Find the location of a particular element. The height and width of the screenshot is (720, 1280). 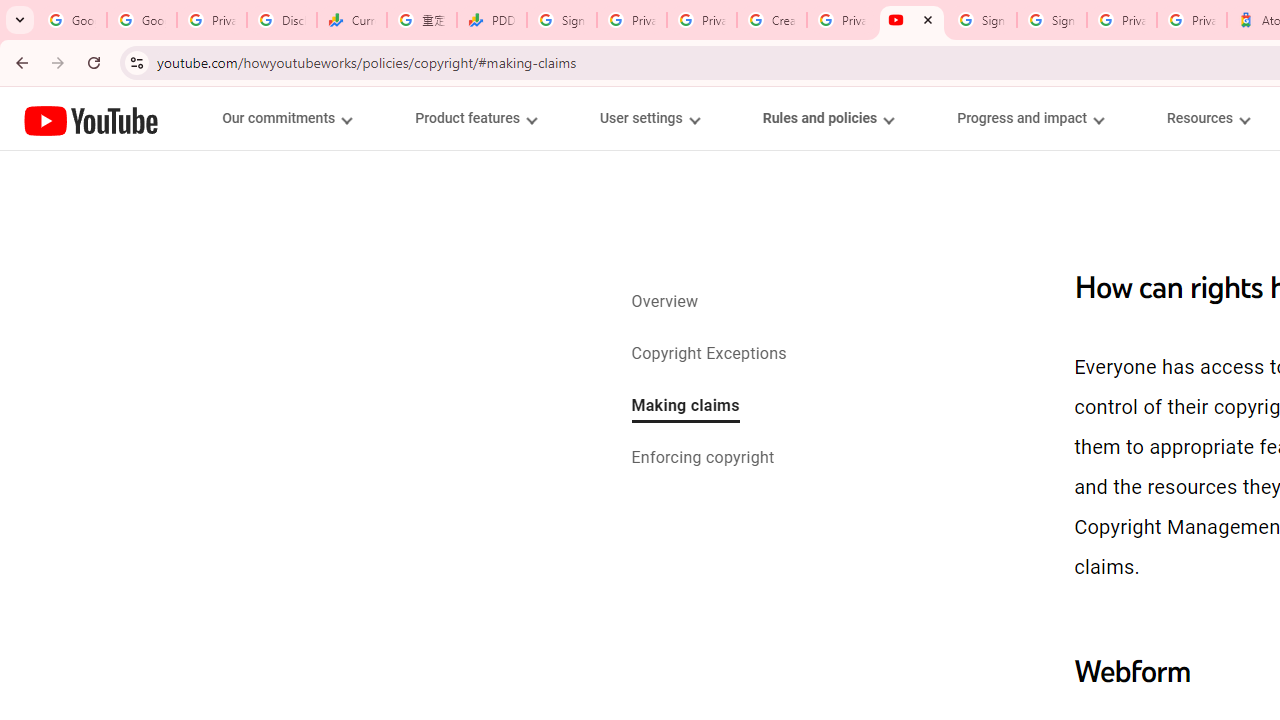

'PDD Holdings Inc - ADR (PDD) Price & News - Google Finance' is located at coordinates (492, 20).